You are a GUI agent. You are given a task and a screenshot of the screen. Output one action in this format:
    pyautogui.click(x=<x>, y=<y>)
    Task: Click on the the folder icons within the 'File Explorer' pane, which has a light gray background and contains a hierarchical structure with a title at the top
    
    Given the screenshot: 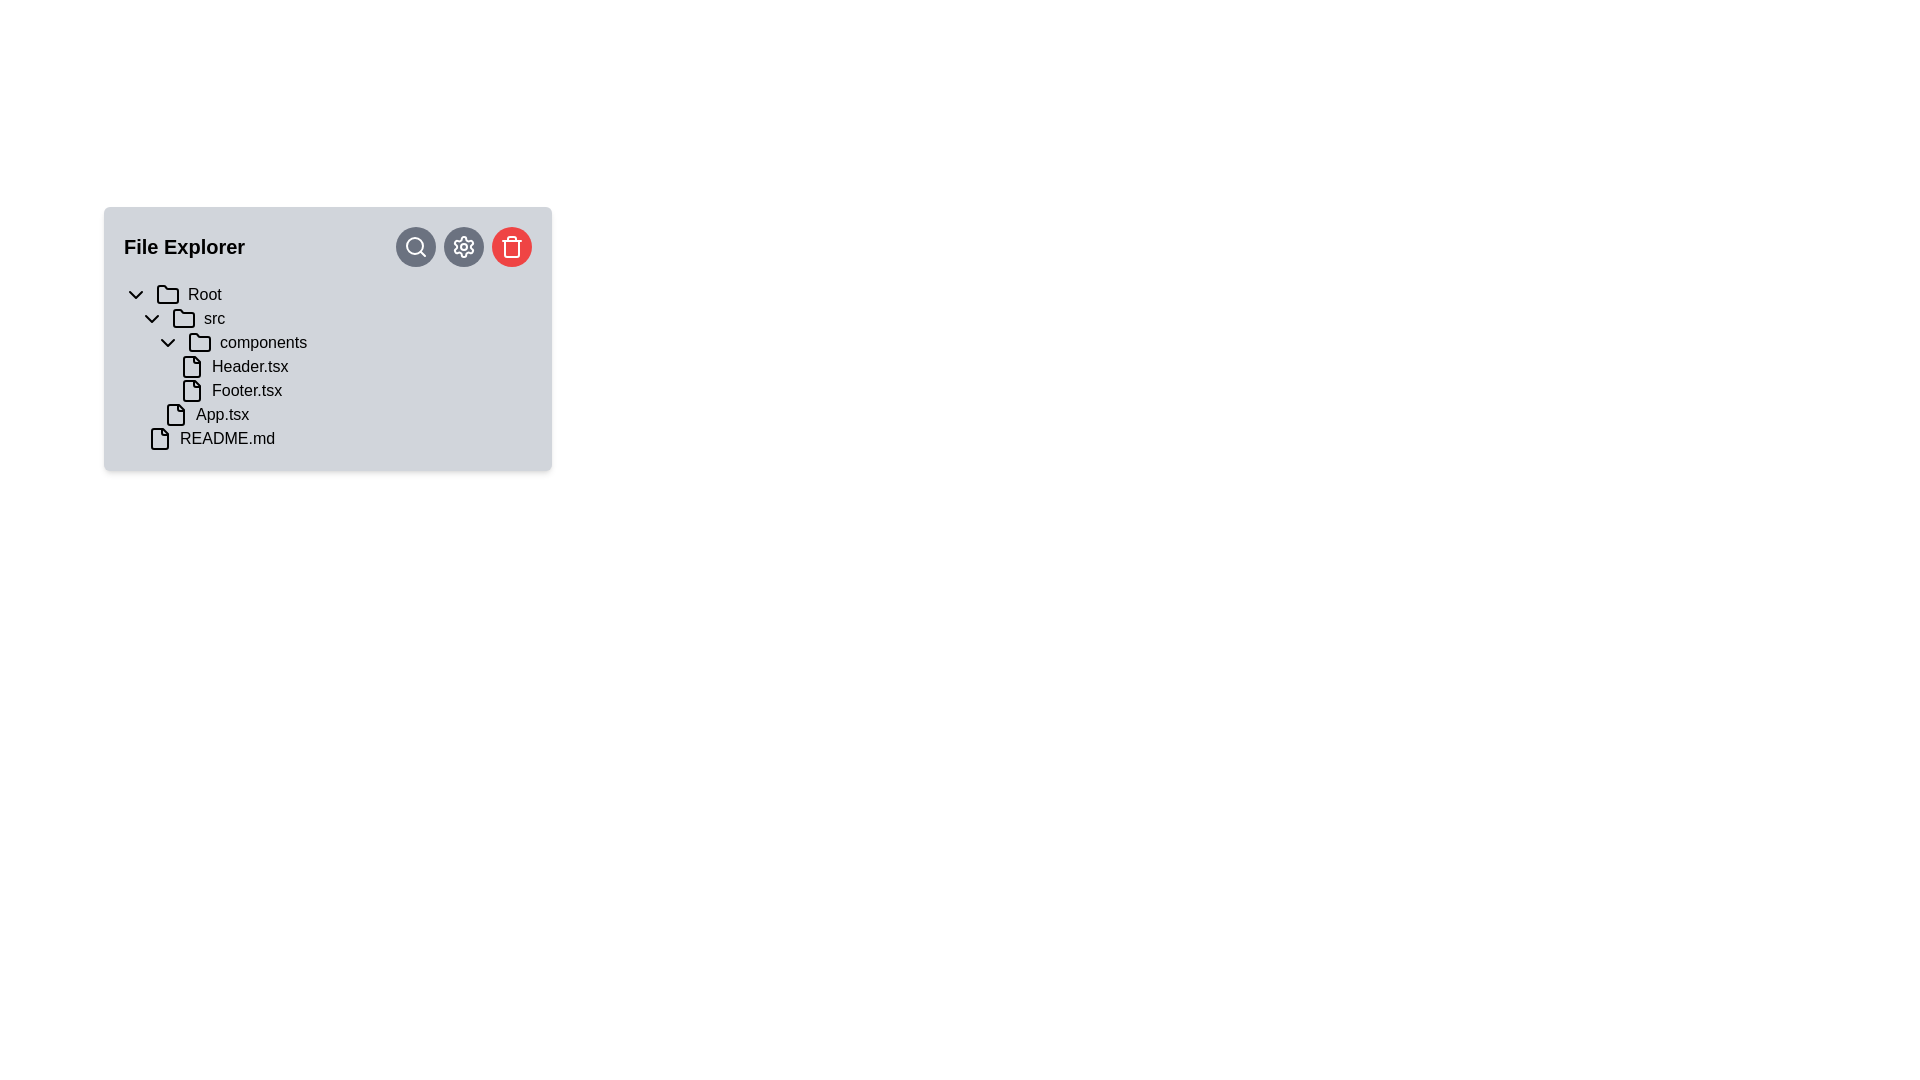 What is the action you would take?
    pyautogui.click(x=327, y=338)
    